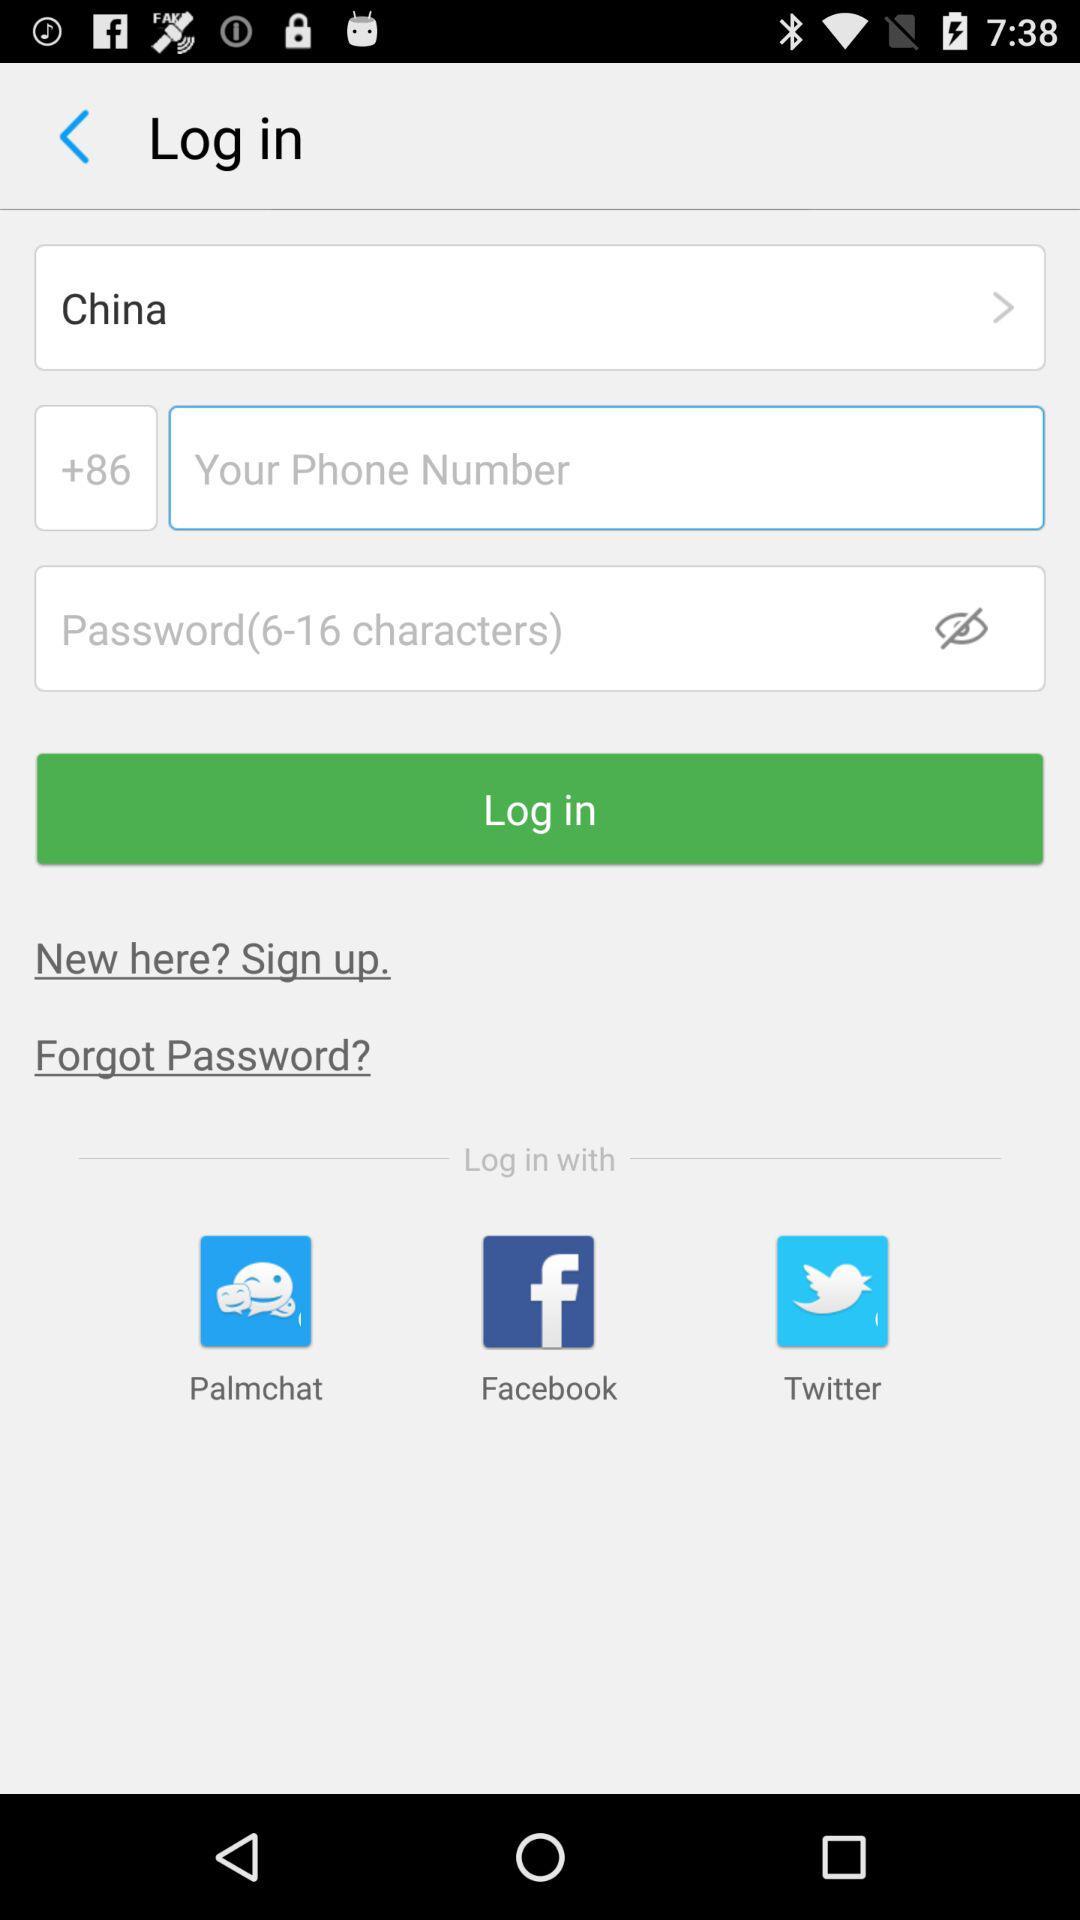  What do you see at coordinates (212, 955) in the screenshot?
I see `the button below the log in icon` at bounding box center [212, 955].